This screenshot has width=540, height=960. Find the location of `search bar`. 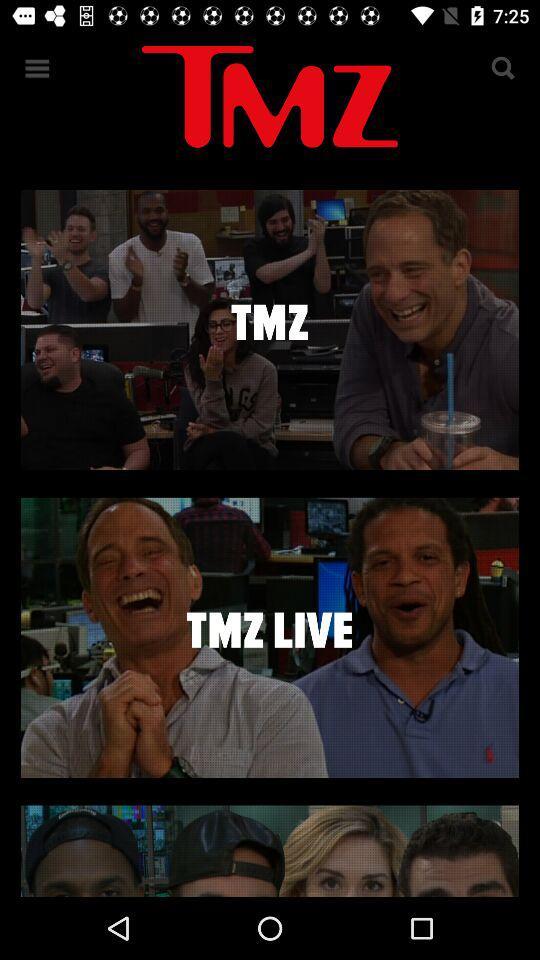

search bar is located at coordinates (501, 68).